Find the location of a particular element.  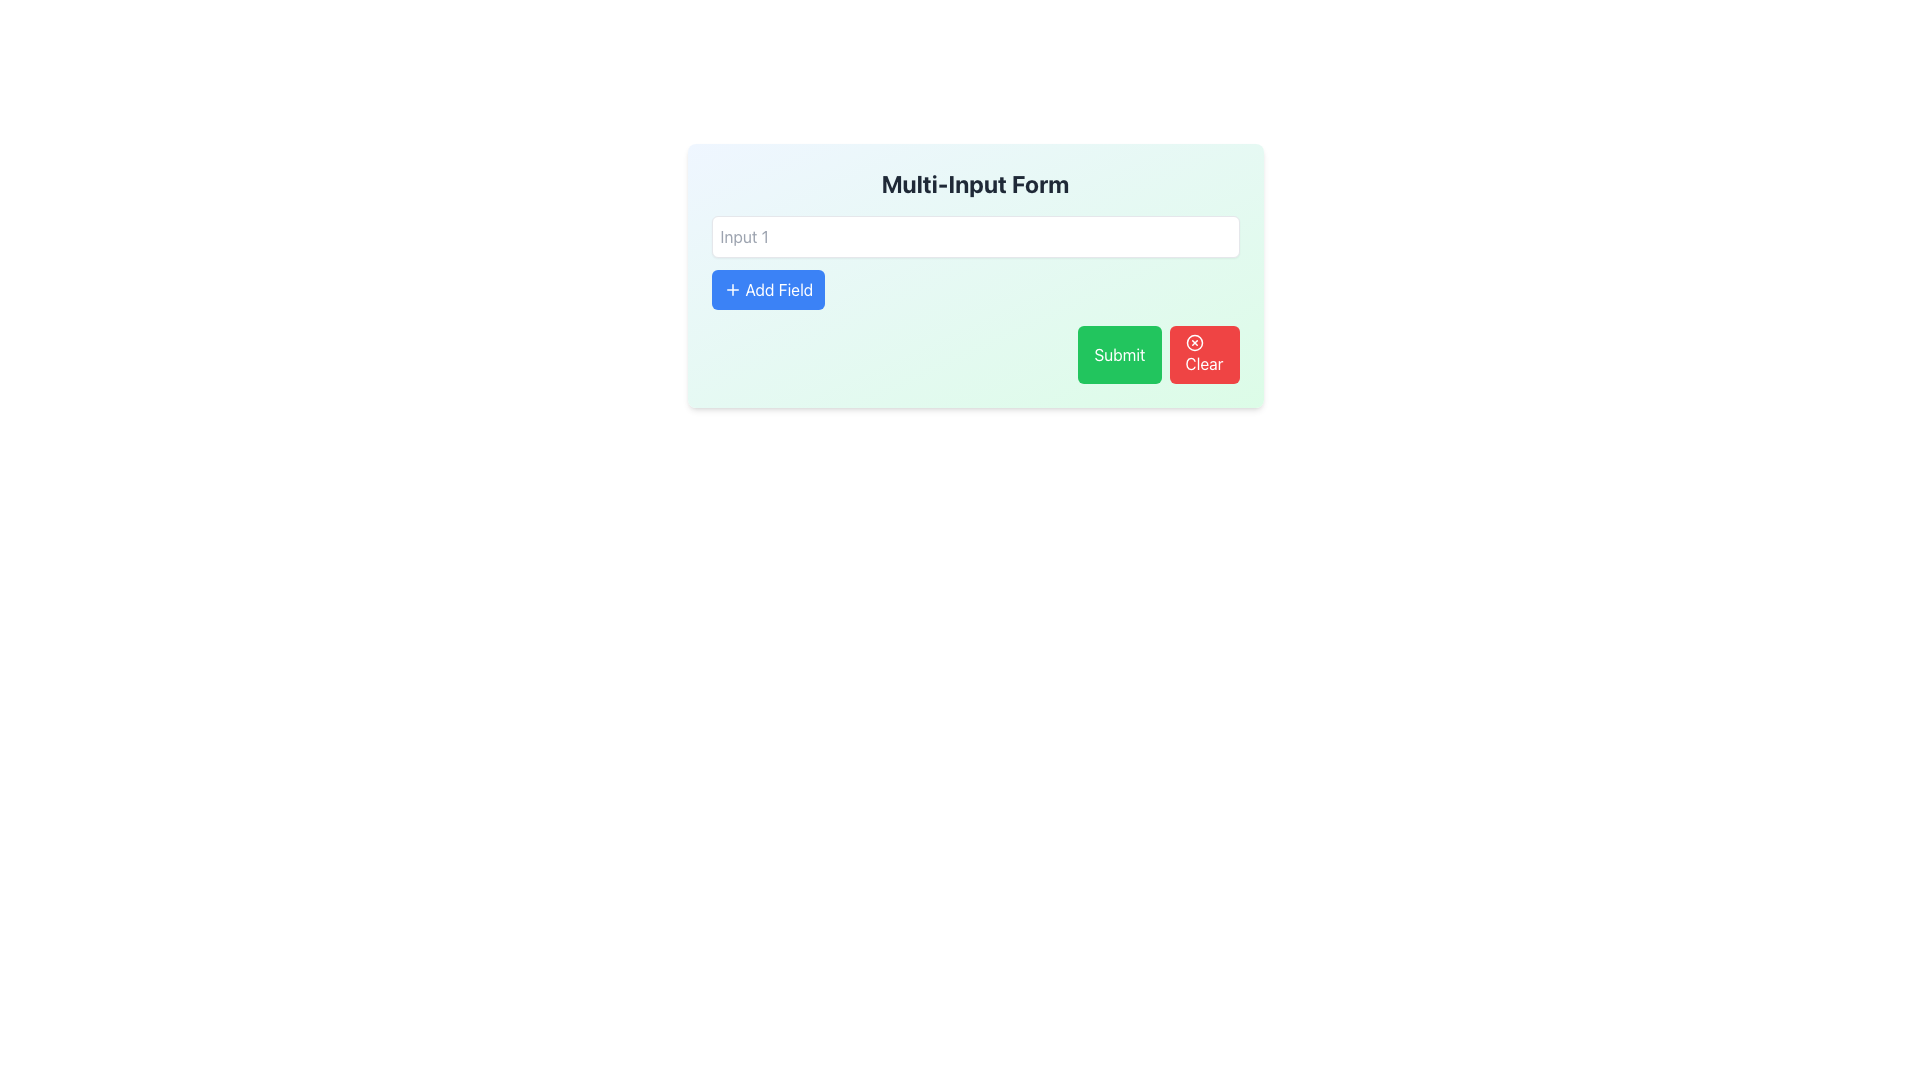

the SVG Circle Icon located above the 'Clear' button in the bottom-right corner of the form interface is located at coordinates (1194, 342).